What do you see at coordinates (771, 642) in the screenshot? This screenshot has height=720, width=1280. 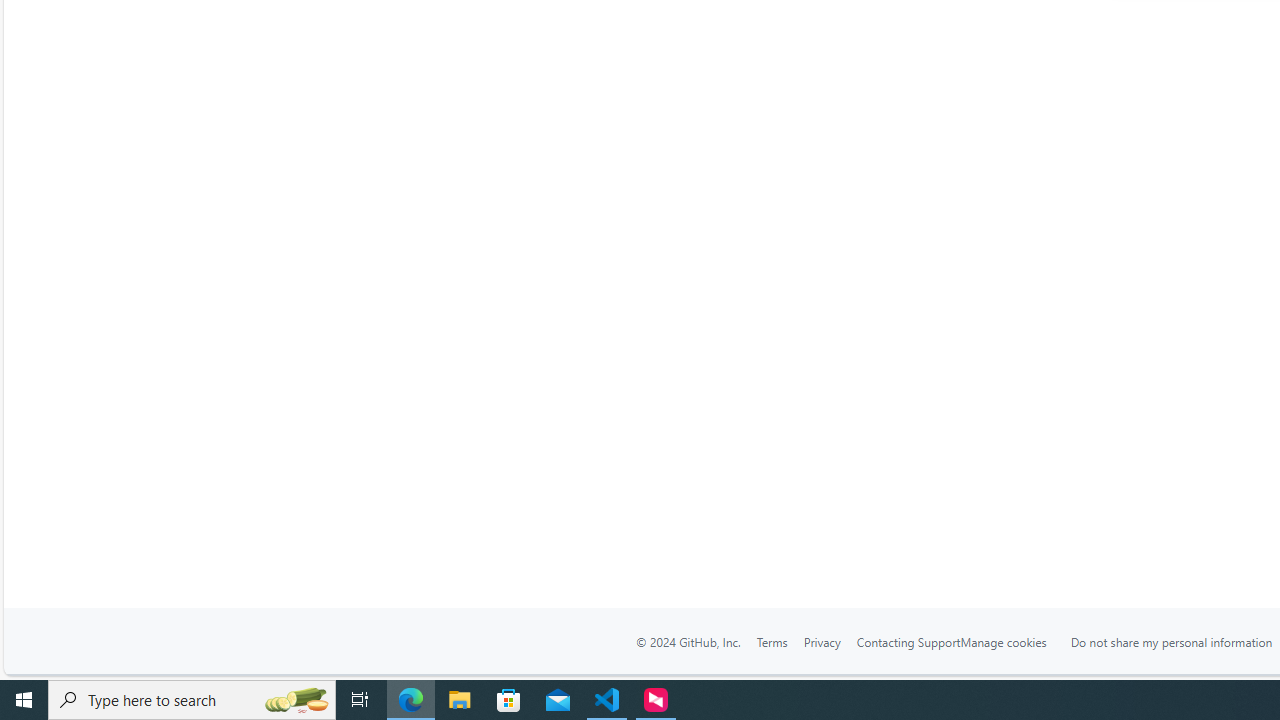 I see `'Terms'` at bounding box center [771, 642].